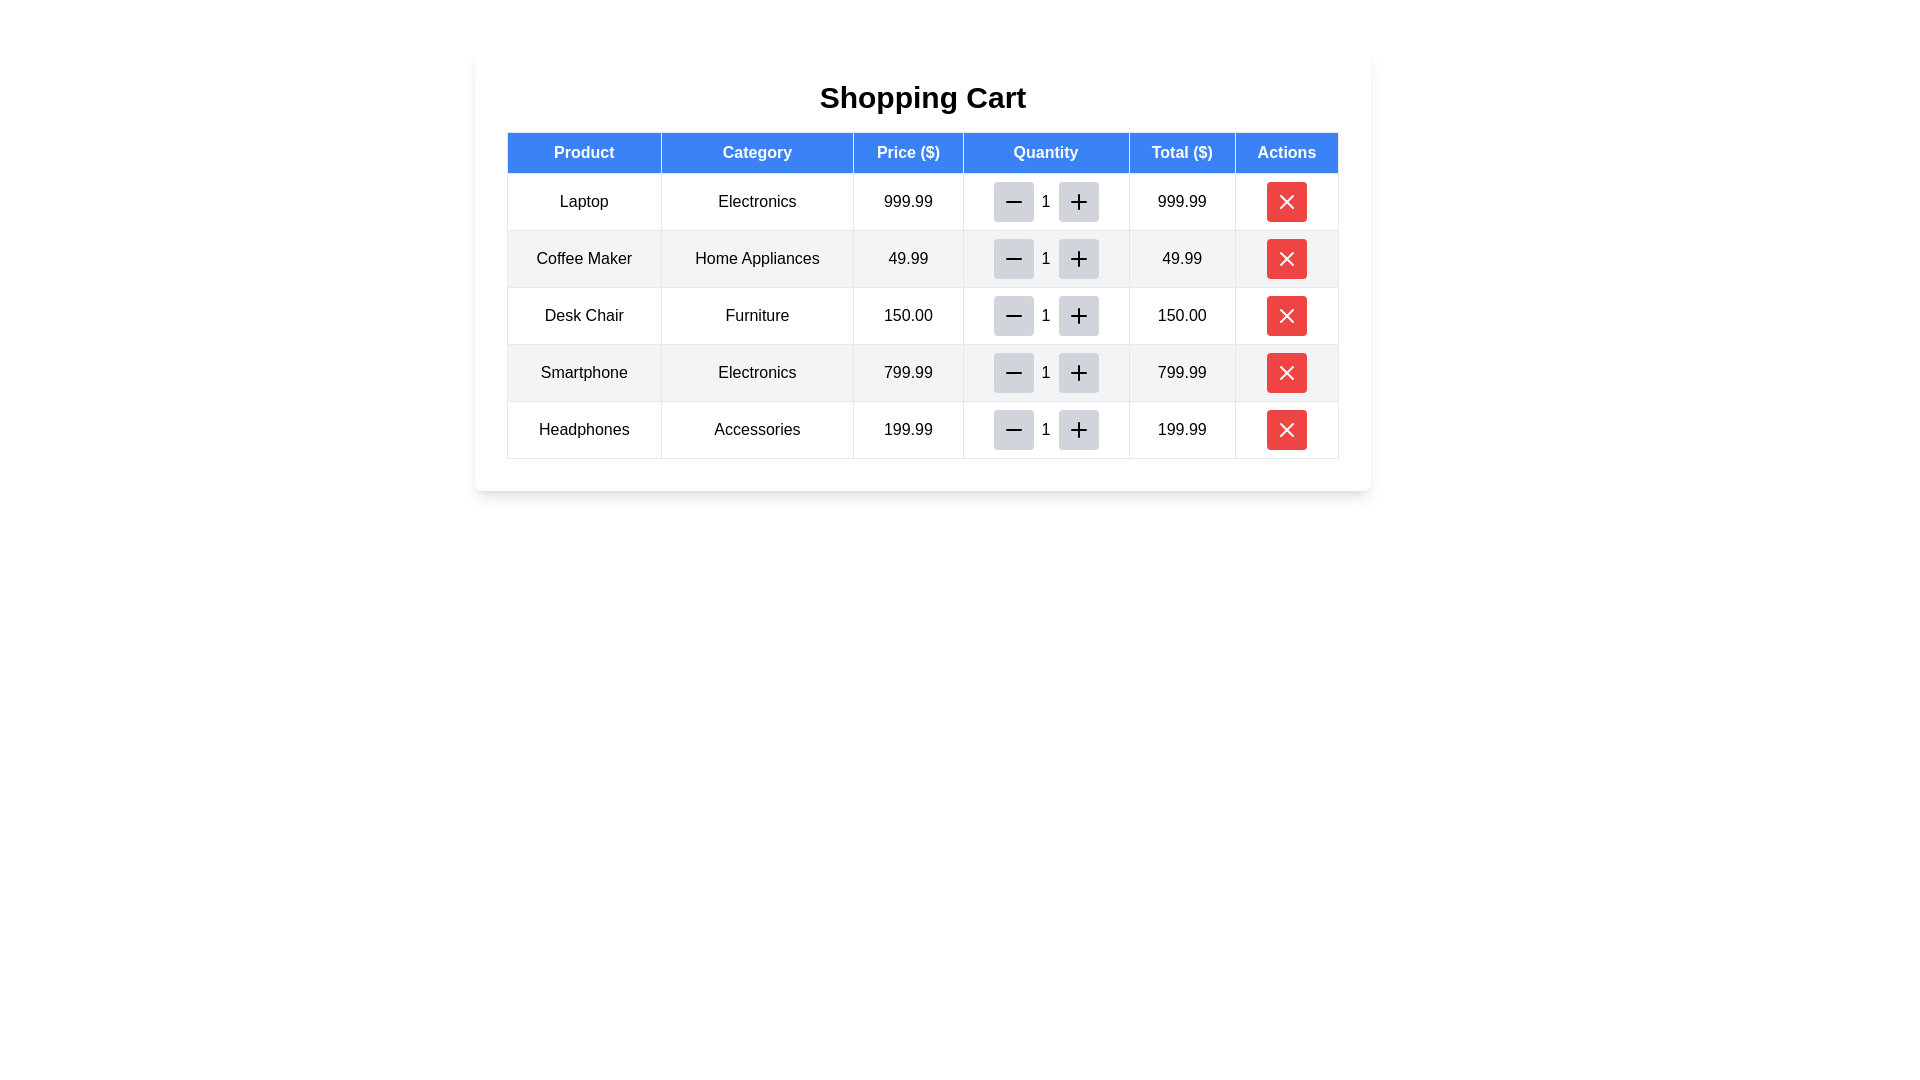 The height and width of the screenshot is (1080, 1920). I want to click on the 'Remove' button for the 'Coffee Maker' item located in the 'Actions' column at the far right of its row, so click(1286, 257).